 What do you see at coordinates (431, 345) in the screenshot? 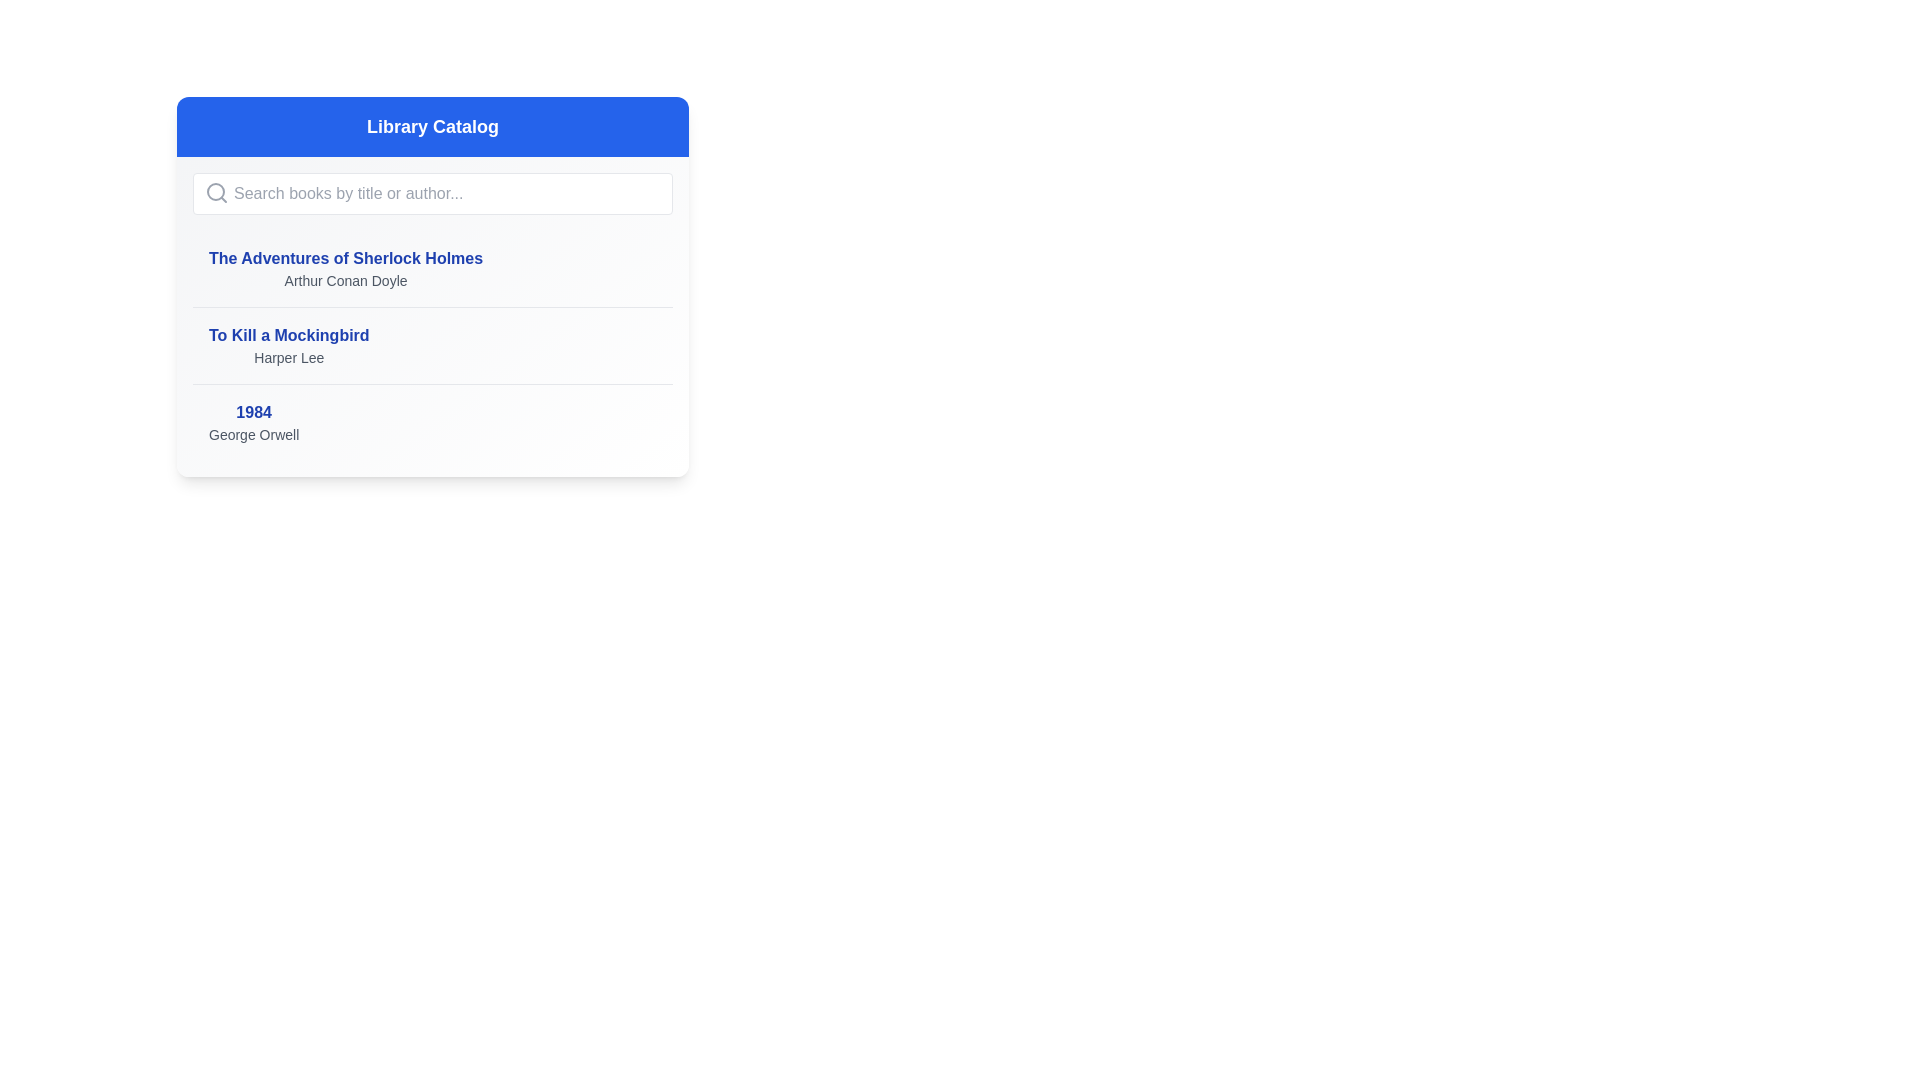
I see `the list item displaying 'To Kill a Mockingbird' by 'Harper Lee'` at bounding box center [431, 345].